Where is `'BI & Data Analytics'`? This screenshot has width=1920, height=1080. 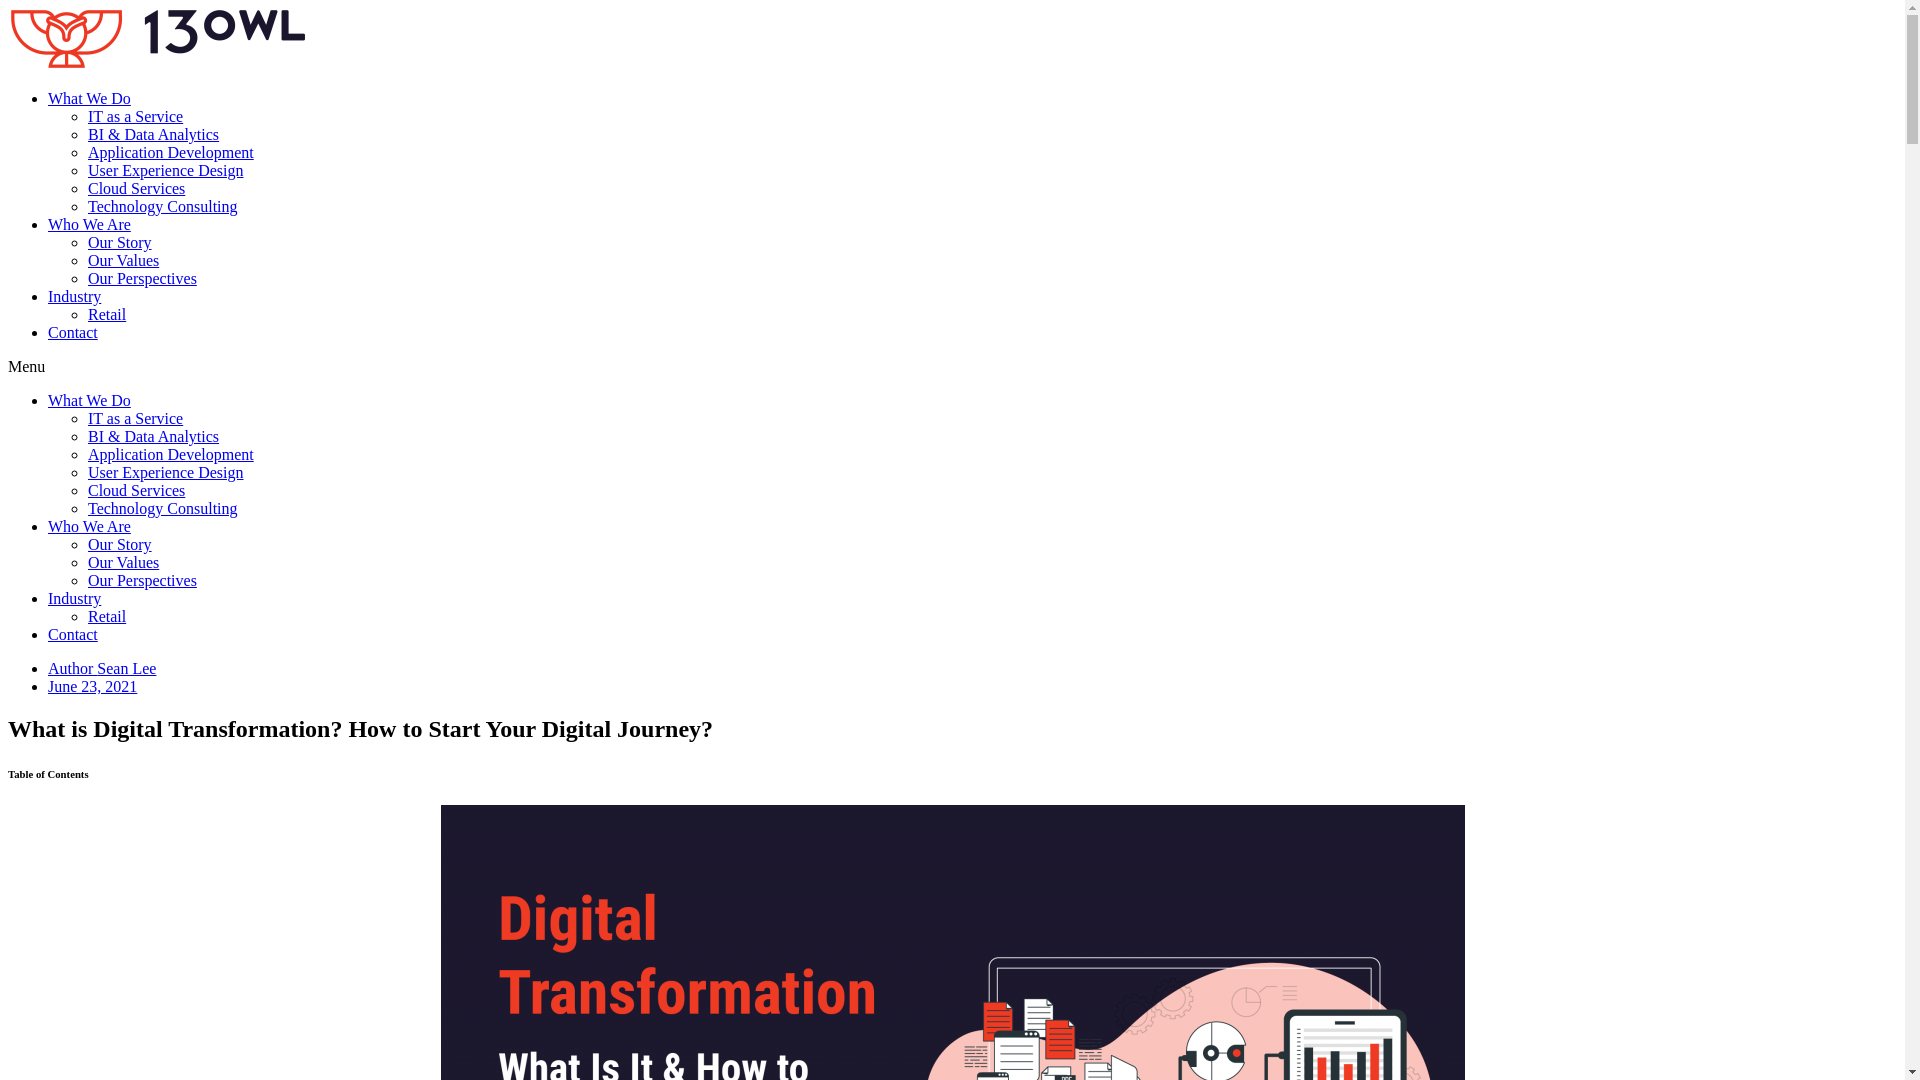 'BI & Data Analytics' is located at coordinates (86, 134).